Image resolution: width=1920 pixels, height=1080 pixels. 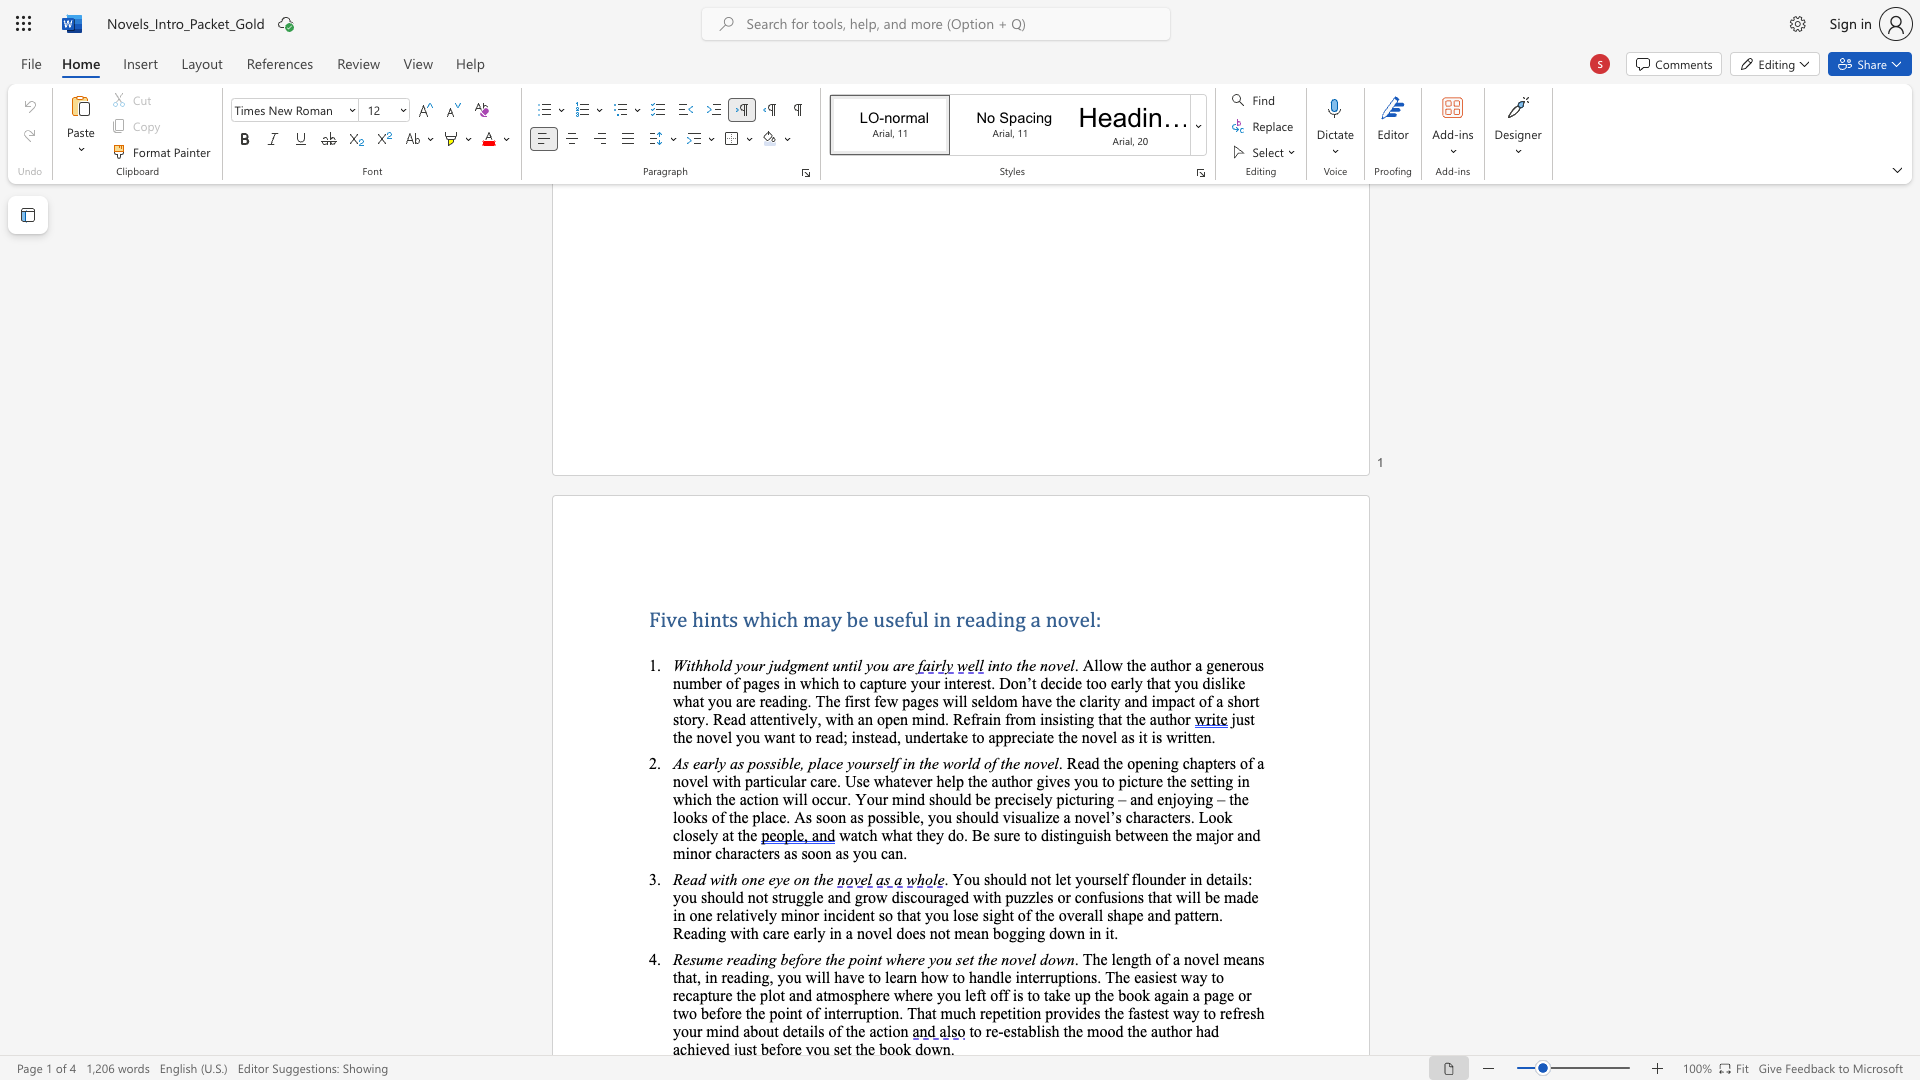 What do you see at coordinates (1168, 700) in the screenshot?
I see `the subset text "pact of a short story. Read attentively, with an open mind. Refrain from insisti" within the text "decide too early that you dislike what you are reading. The first few pages will seldom have the clarity and impact of a short story. Read attentively, with an open mind. Refrain from insisting that the author"` at bounding box center [1168, 700].